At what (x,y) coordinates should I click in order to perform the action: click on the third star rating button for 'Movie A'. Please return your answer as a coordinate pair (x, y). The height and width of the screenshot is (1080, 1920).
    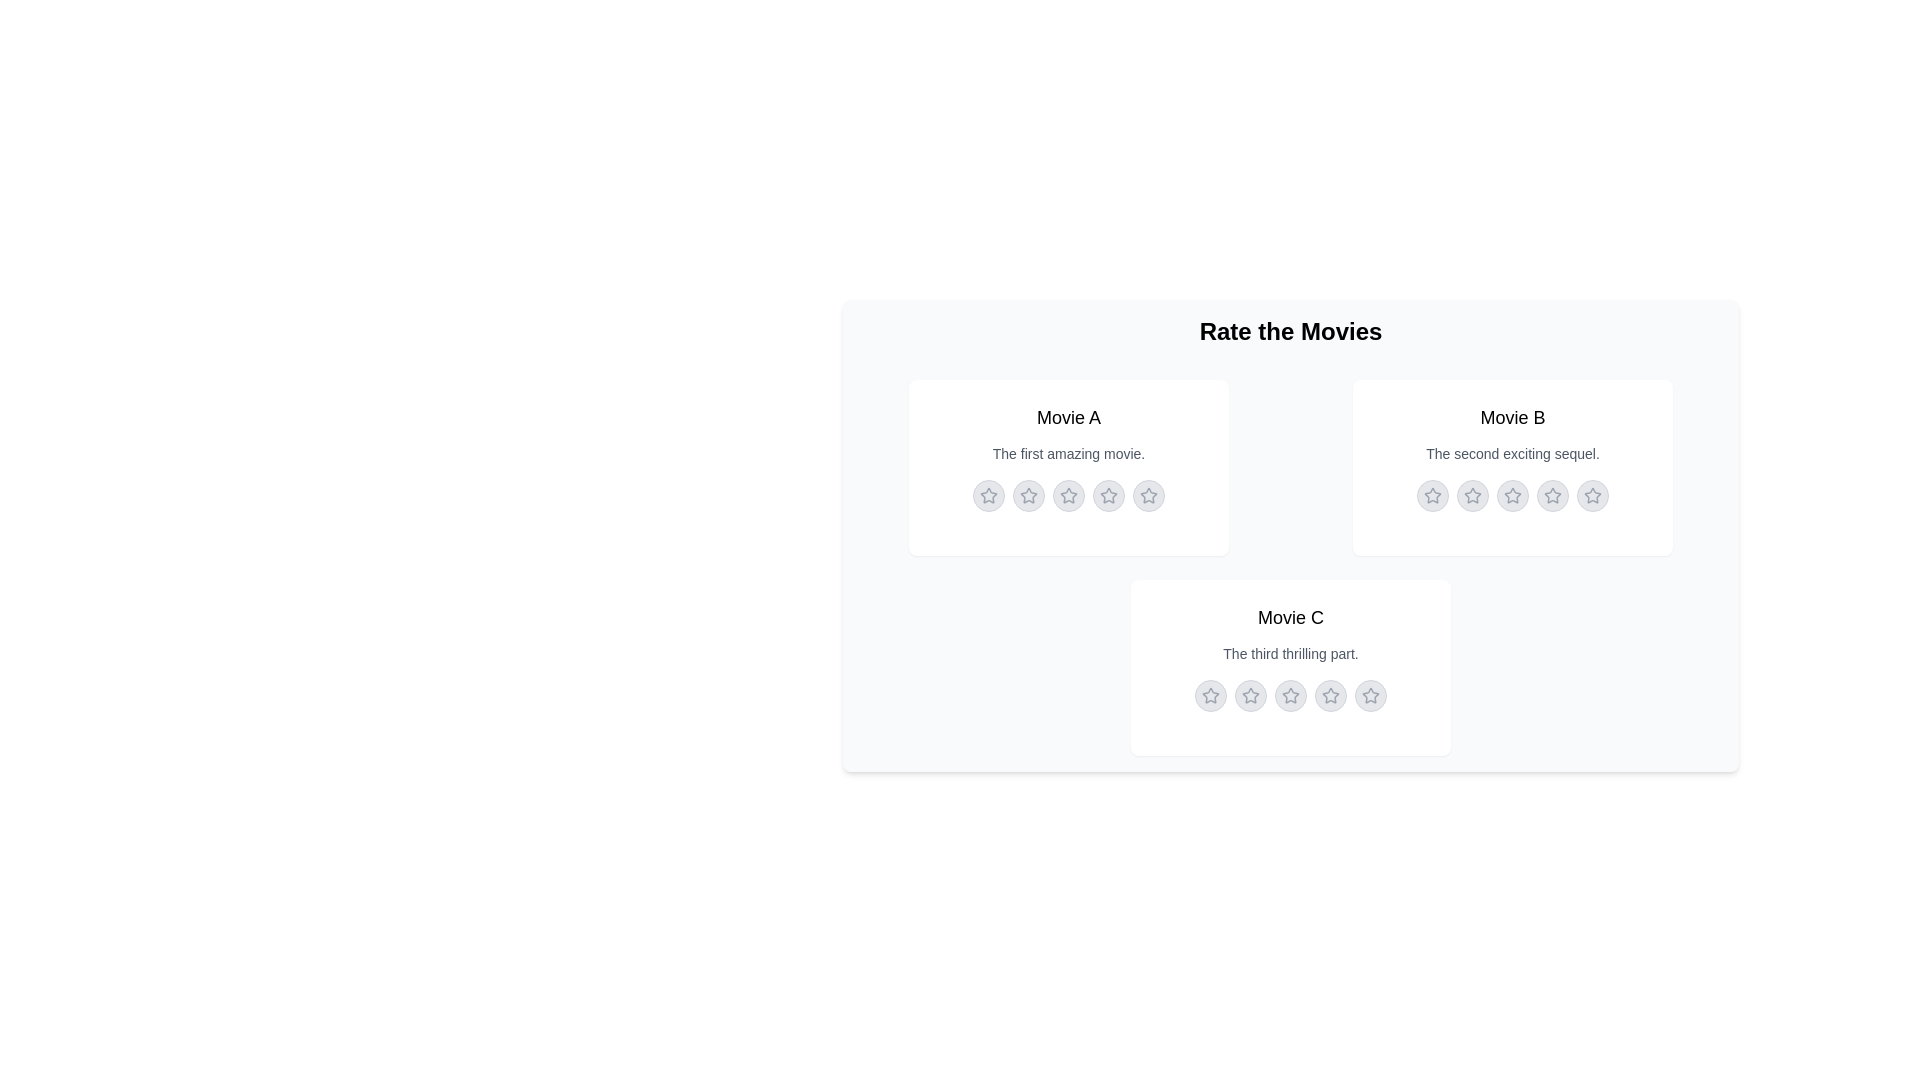
    Looking at the image, I should click on (1068, 495).